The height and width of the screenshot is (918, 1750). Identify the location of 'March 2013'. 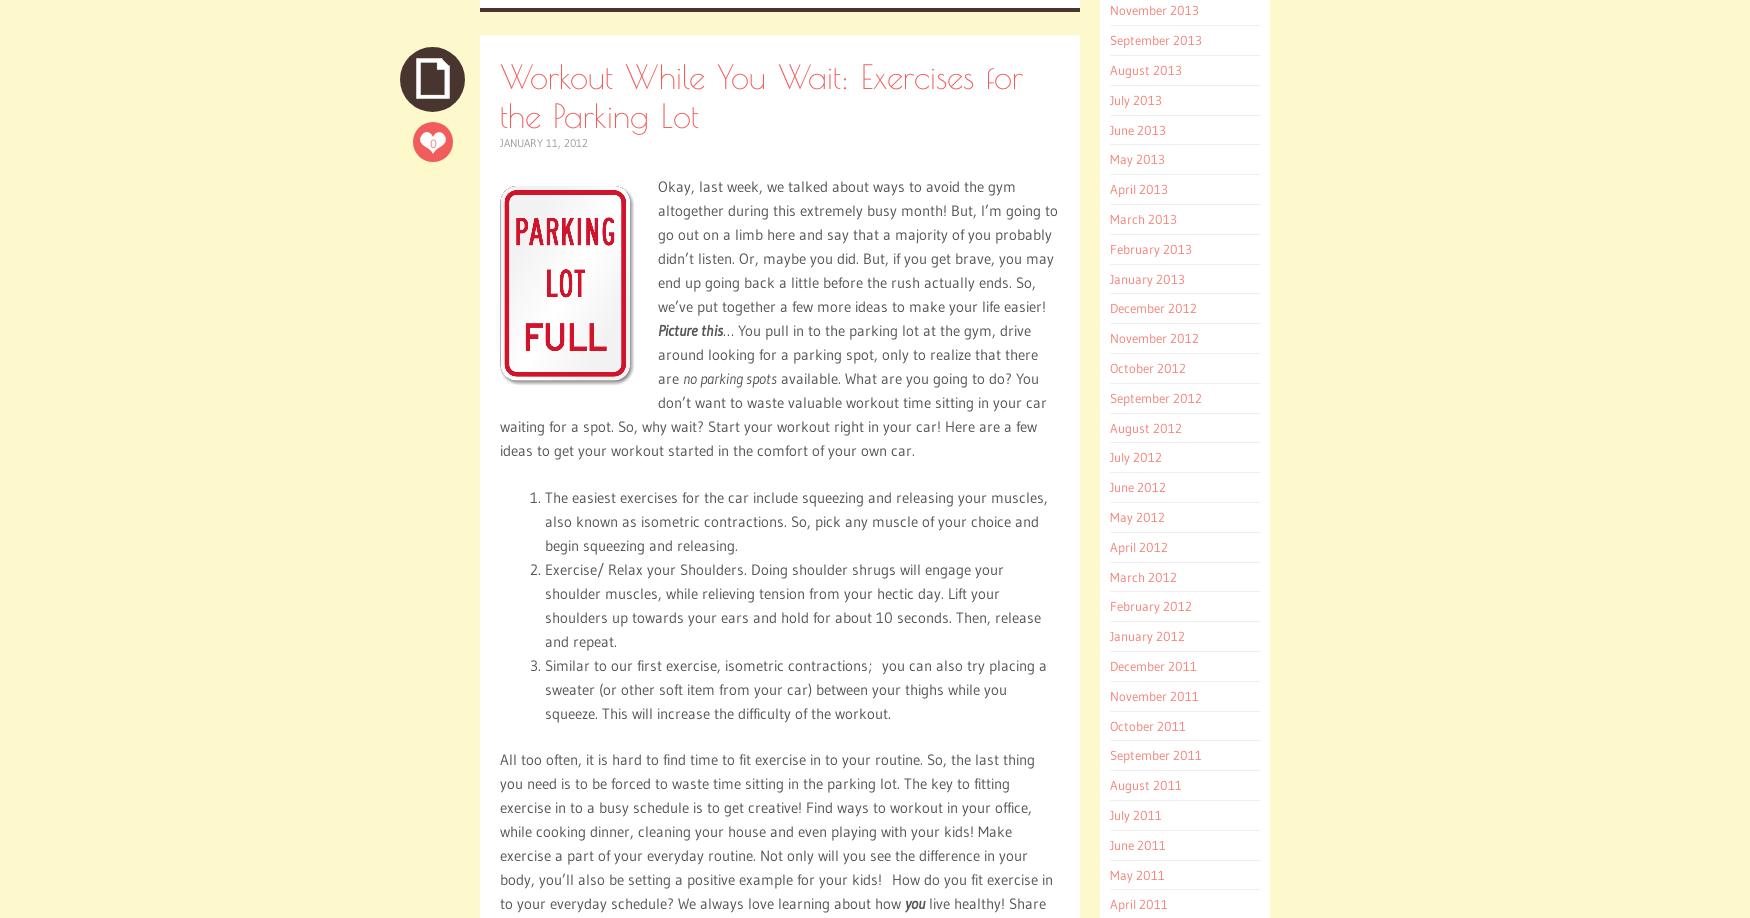
(1110, 218).